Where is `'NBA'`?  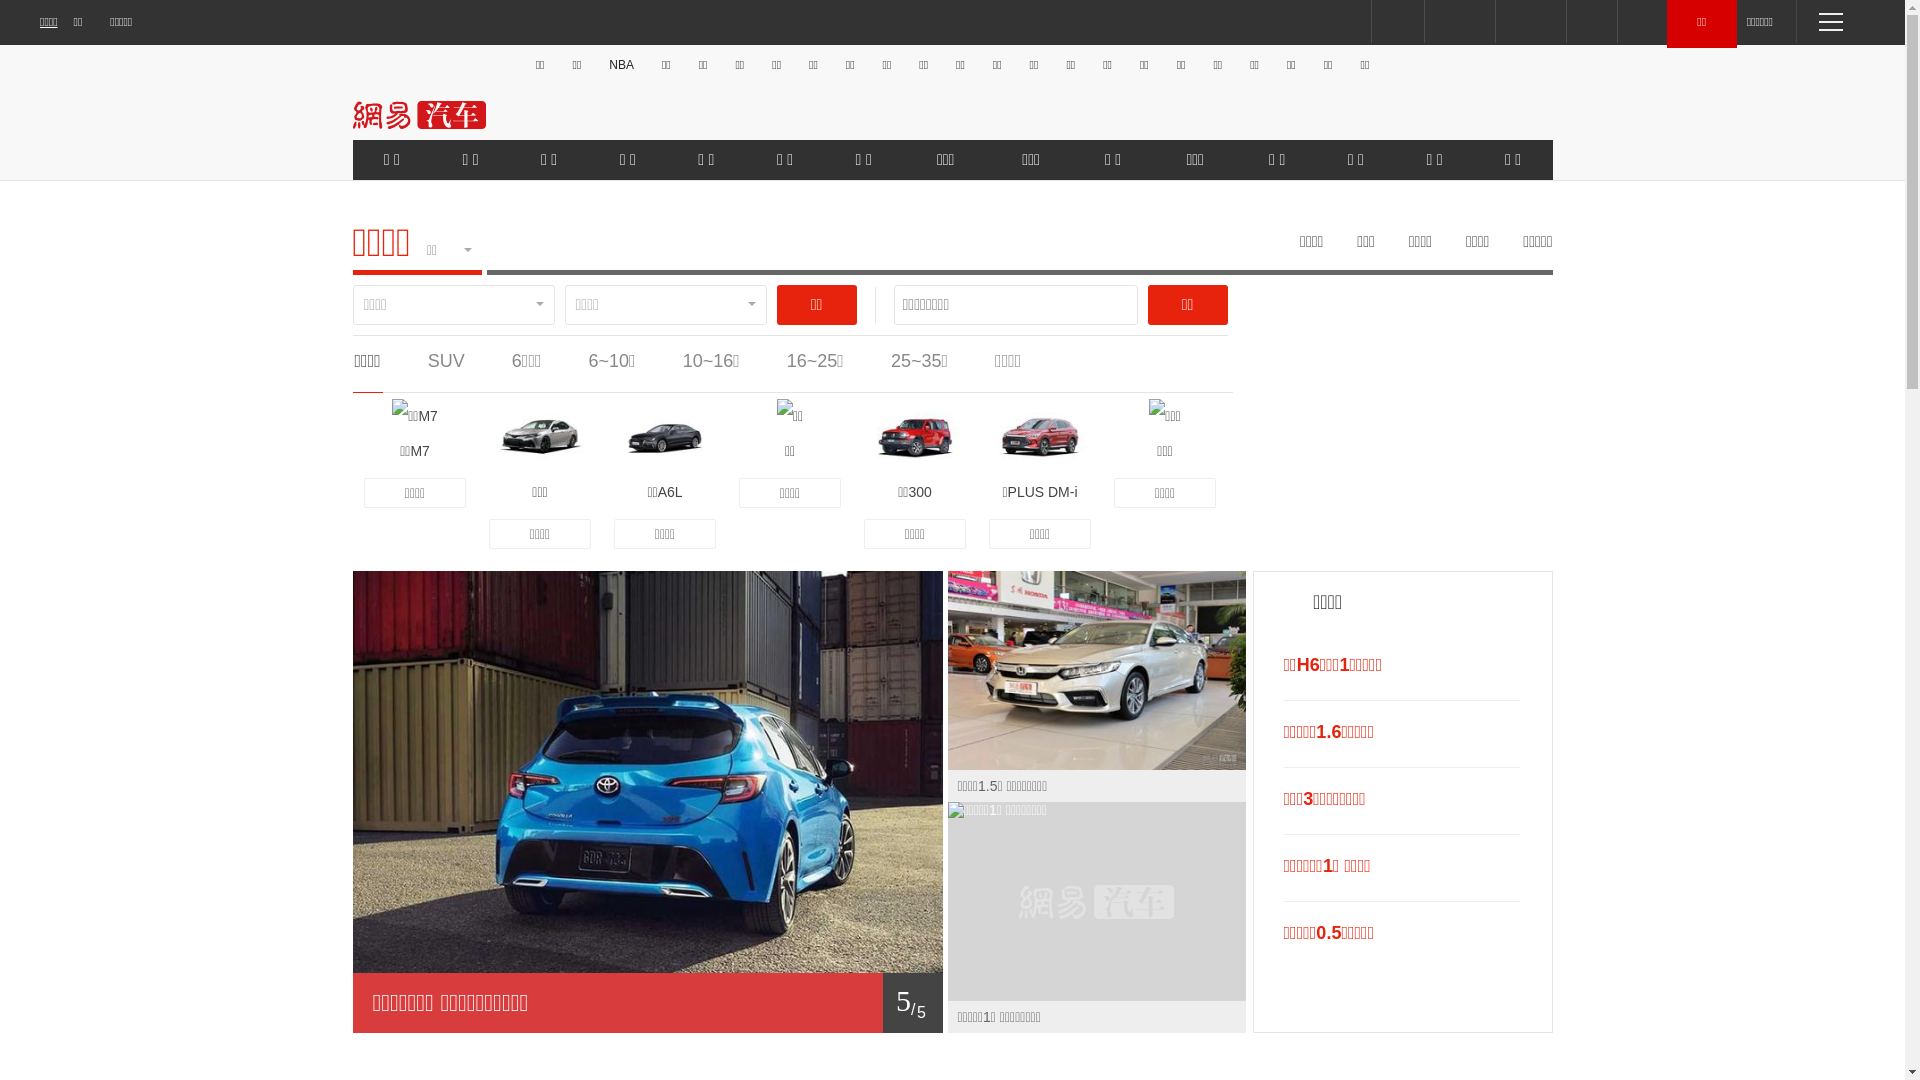 'NBA' is located at coordinates (620, 64).